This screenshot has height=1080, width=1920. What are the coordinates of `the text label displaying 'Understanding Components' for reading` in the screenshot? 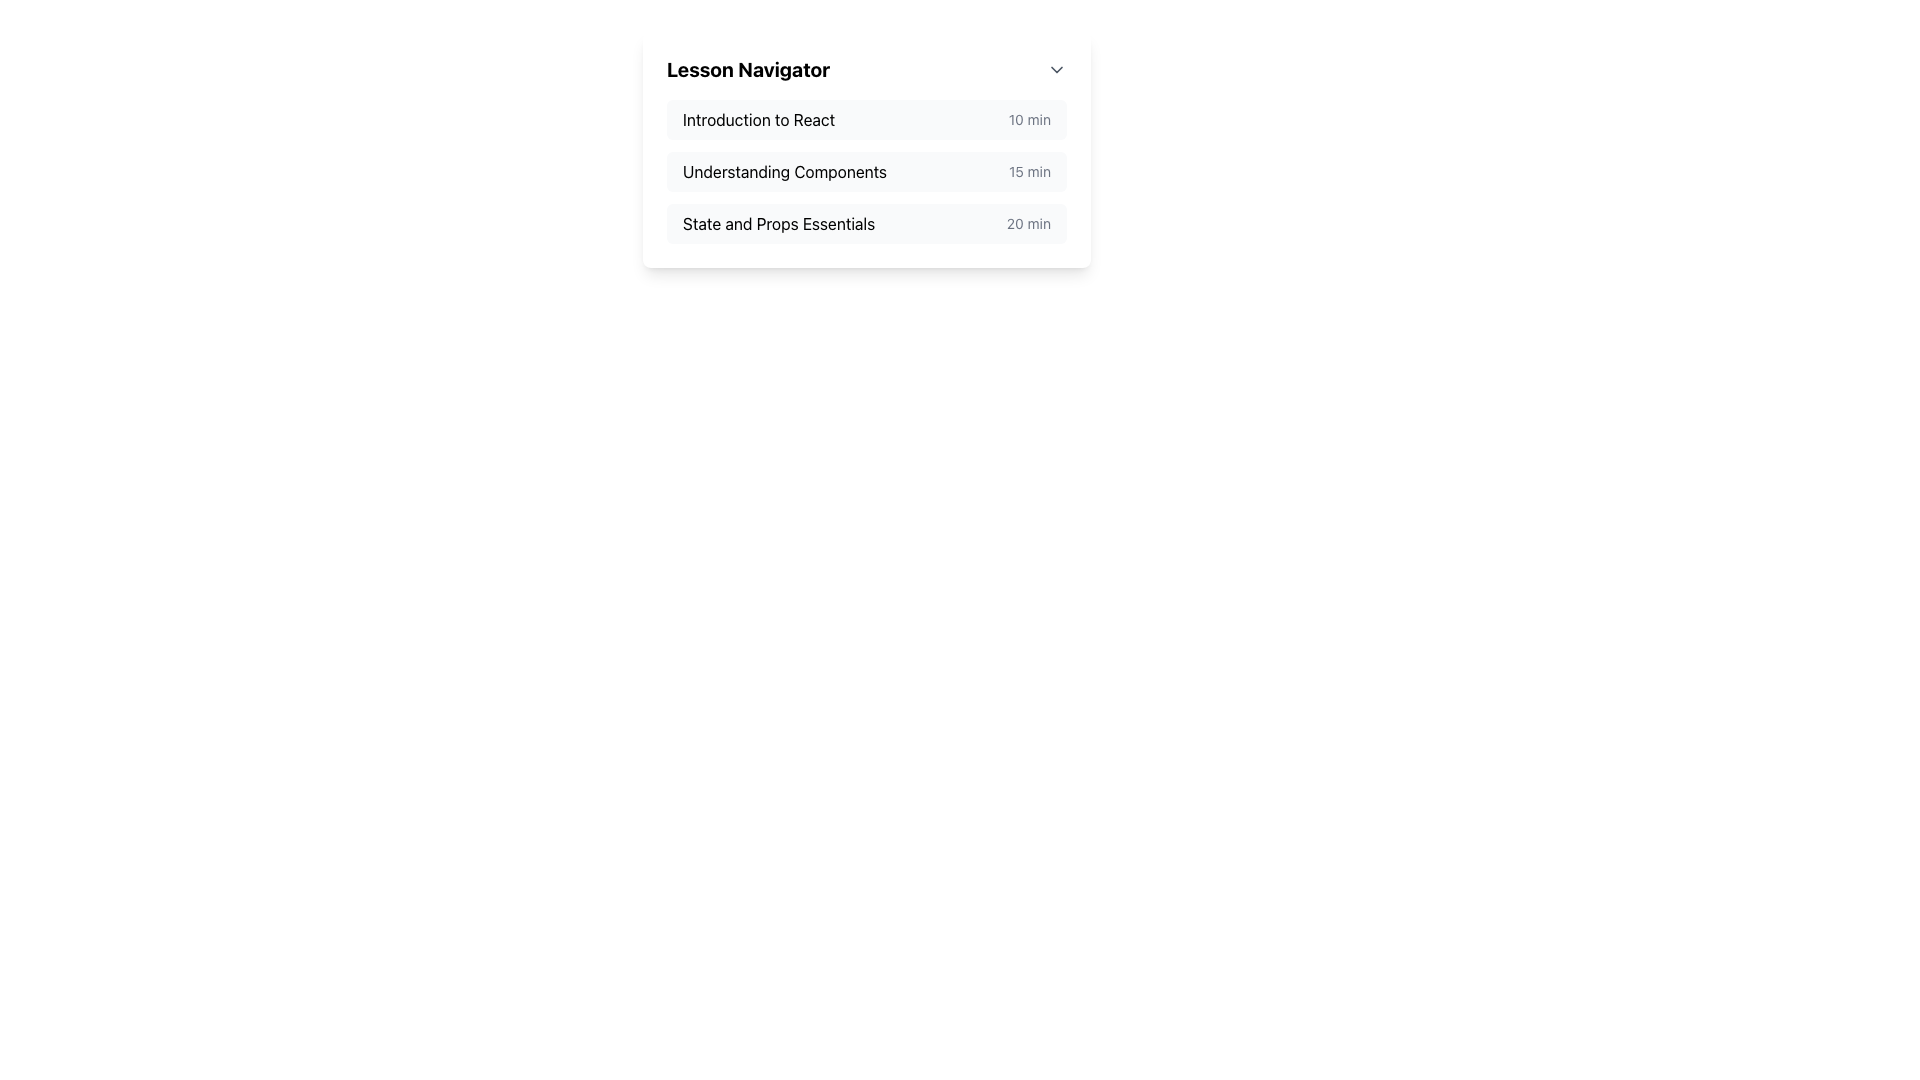 It's located at (784, 171).